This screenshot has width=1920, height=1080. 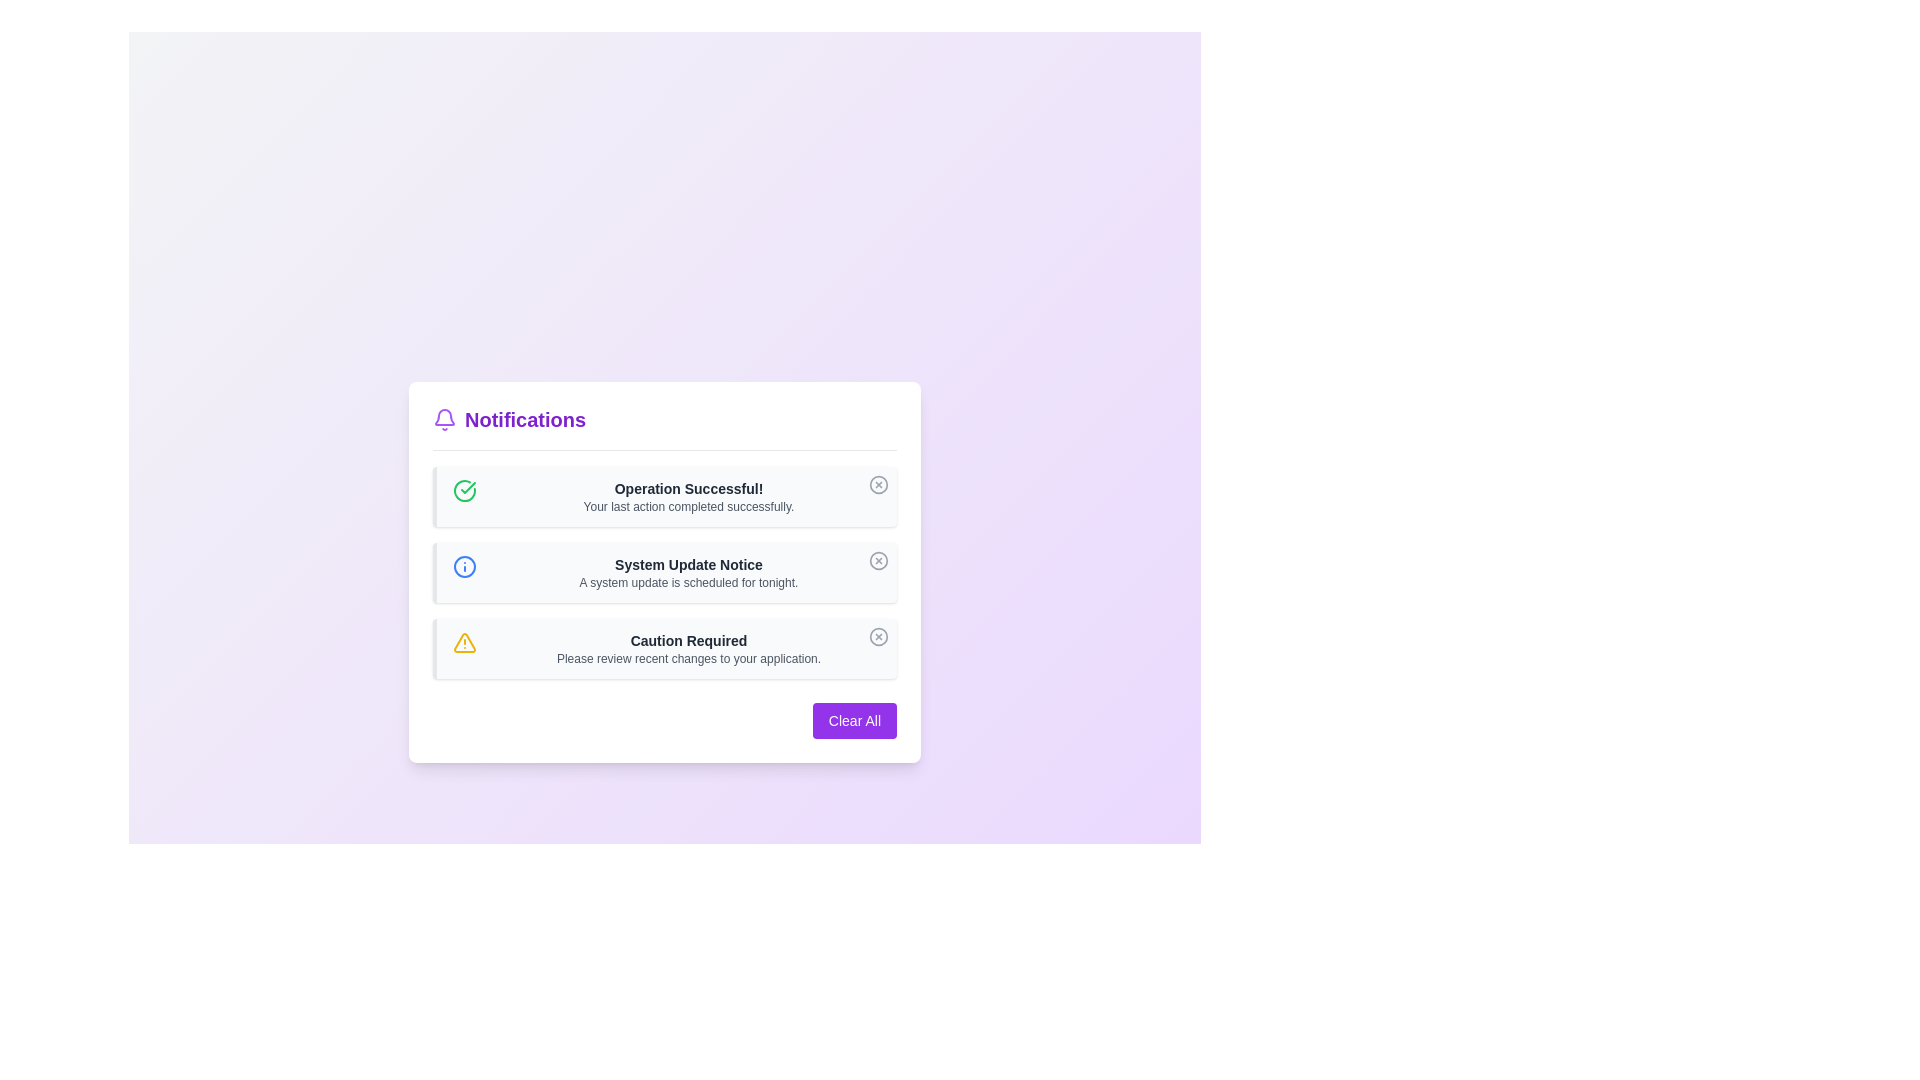 I want to click on the caution icon located in the third notification entry of the list, which is positioned near the left edge of the notification card and aligns vertically with the card's header, so click(x=464, y=642).